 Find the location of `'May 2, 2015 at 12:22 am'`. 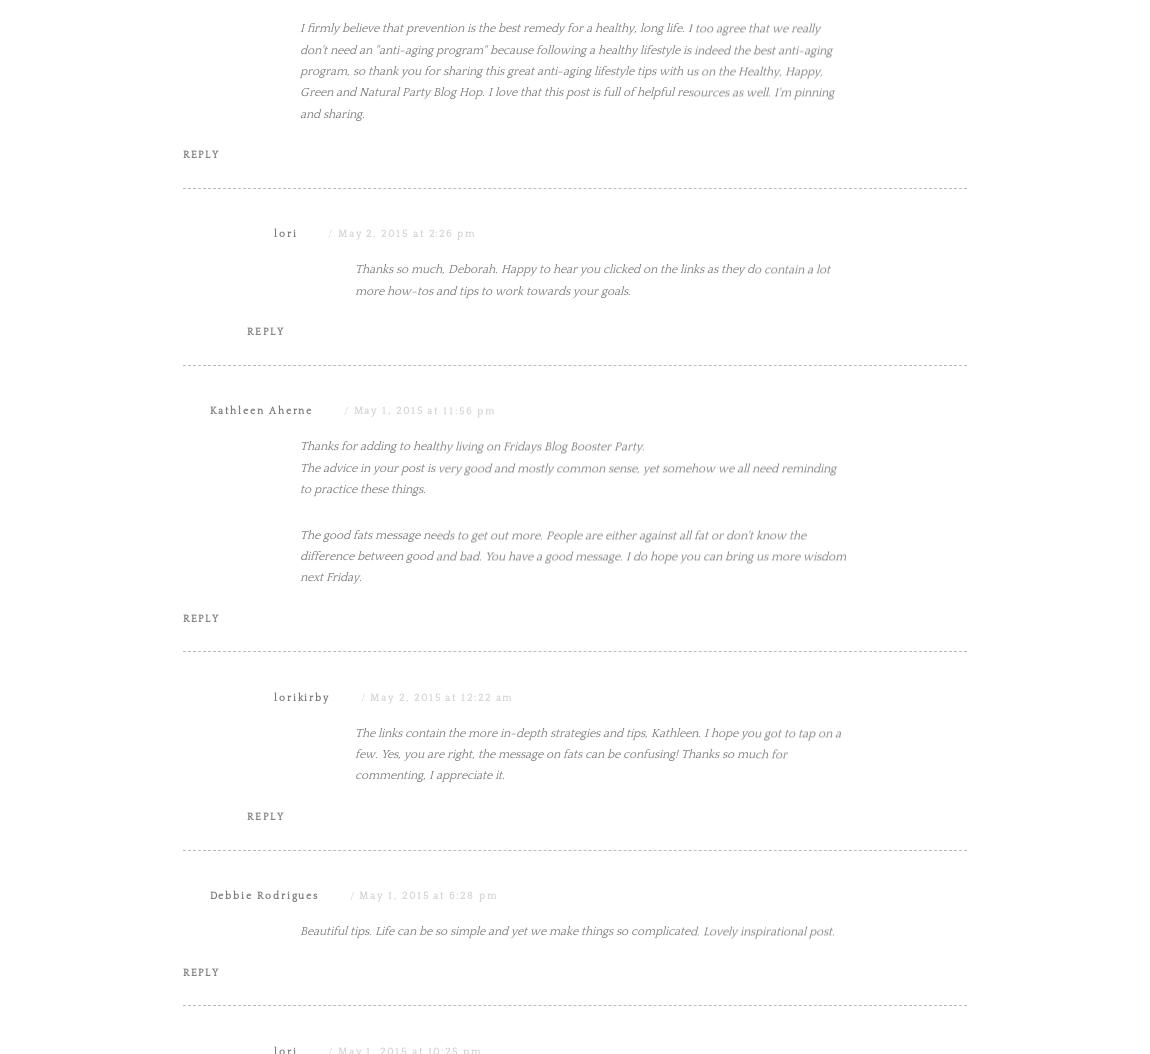

'May 2, 2015 at 12:22 am' is located at coordinates (441, 897).